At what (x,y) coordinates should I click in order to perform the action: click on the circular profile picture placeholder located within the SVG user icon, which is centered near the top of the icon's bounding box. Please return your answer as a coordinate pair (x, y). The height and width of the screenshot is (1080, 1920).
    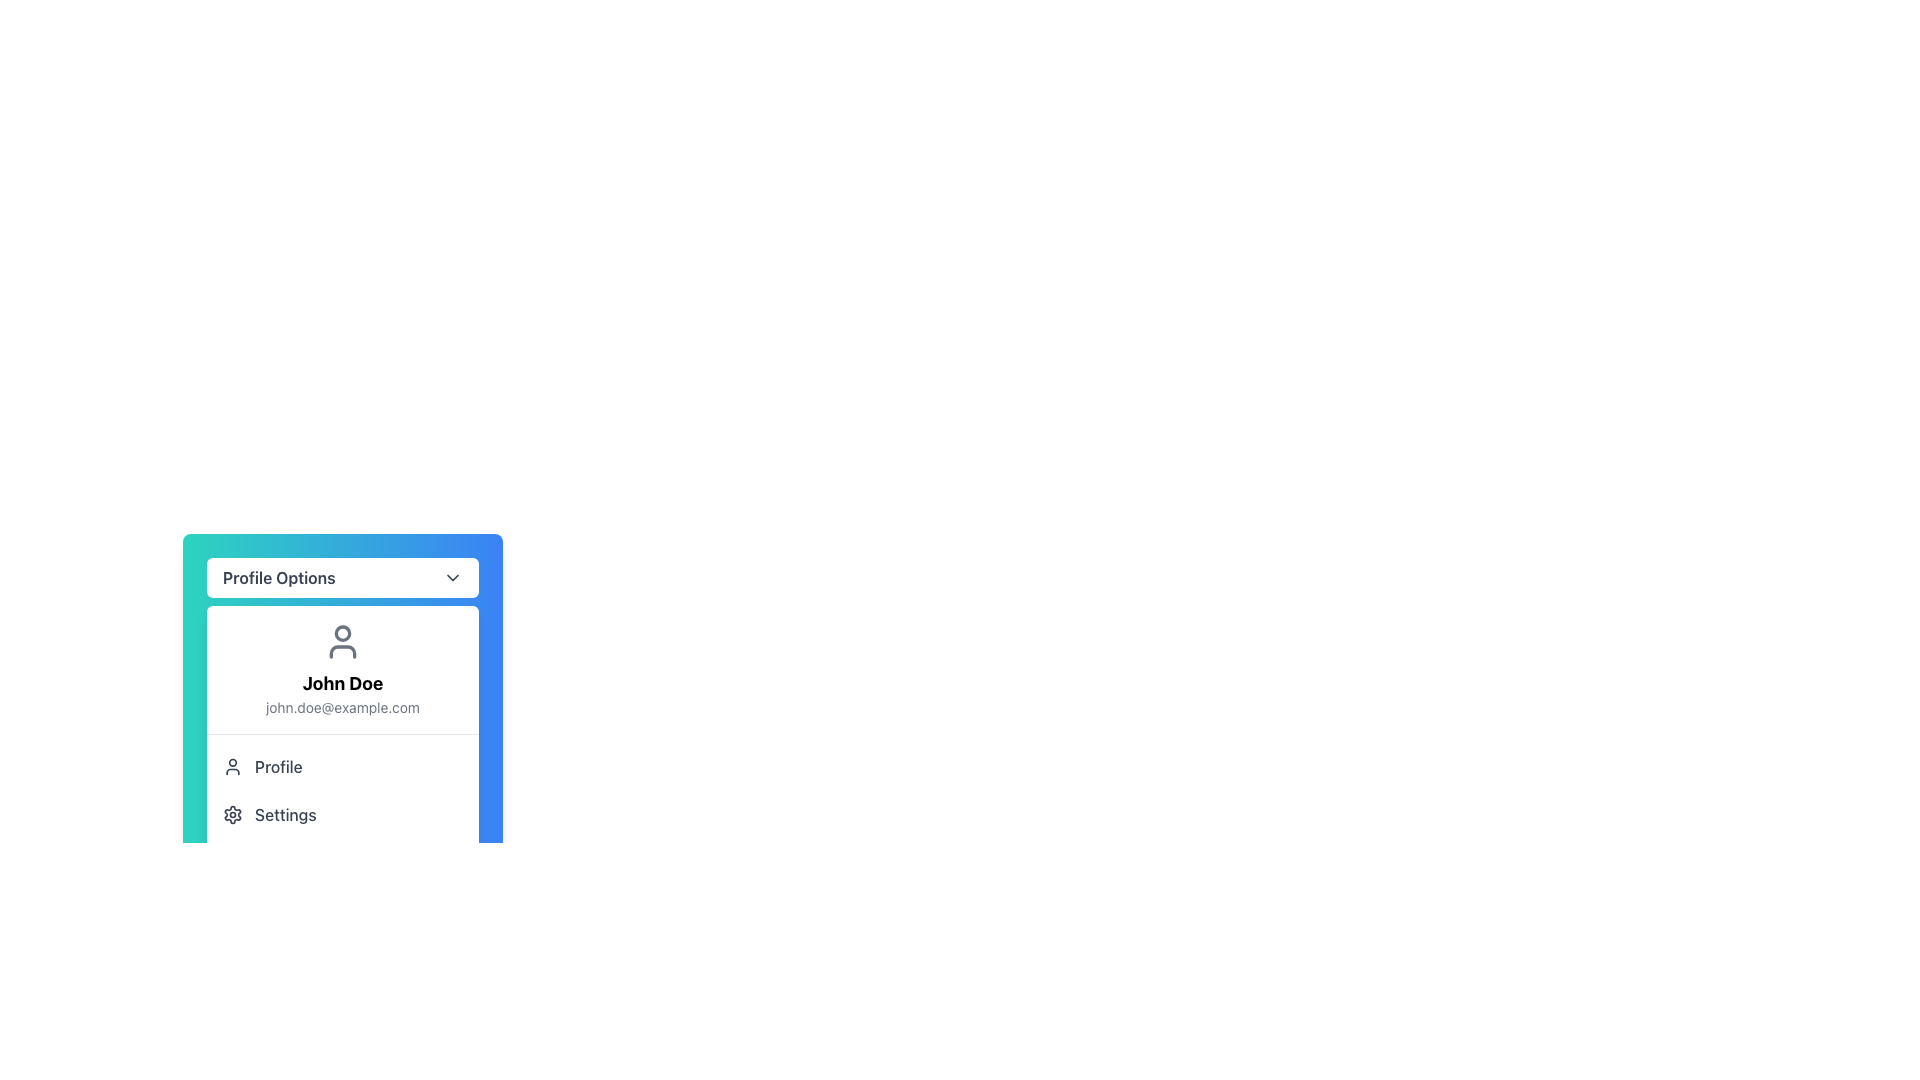
    Looking at the image, I should click on (342, 632).